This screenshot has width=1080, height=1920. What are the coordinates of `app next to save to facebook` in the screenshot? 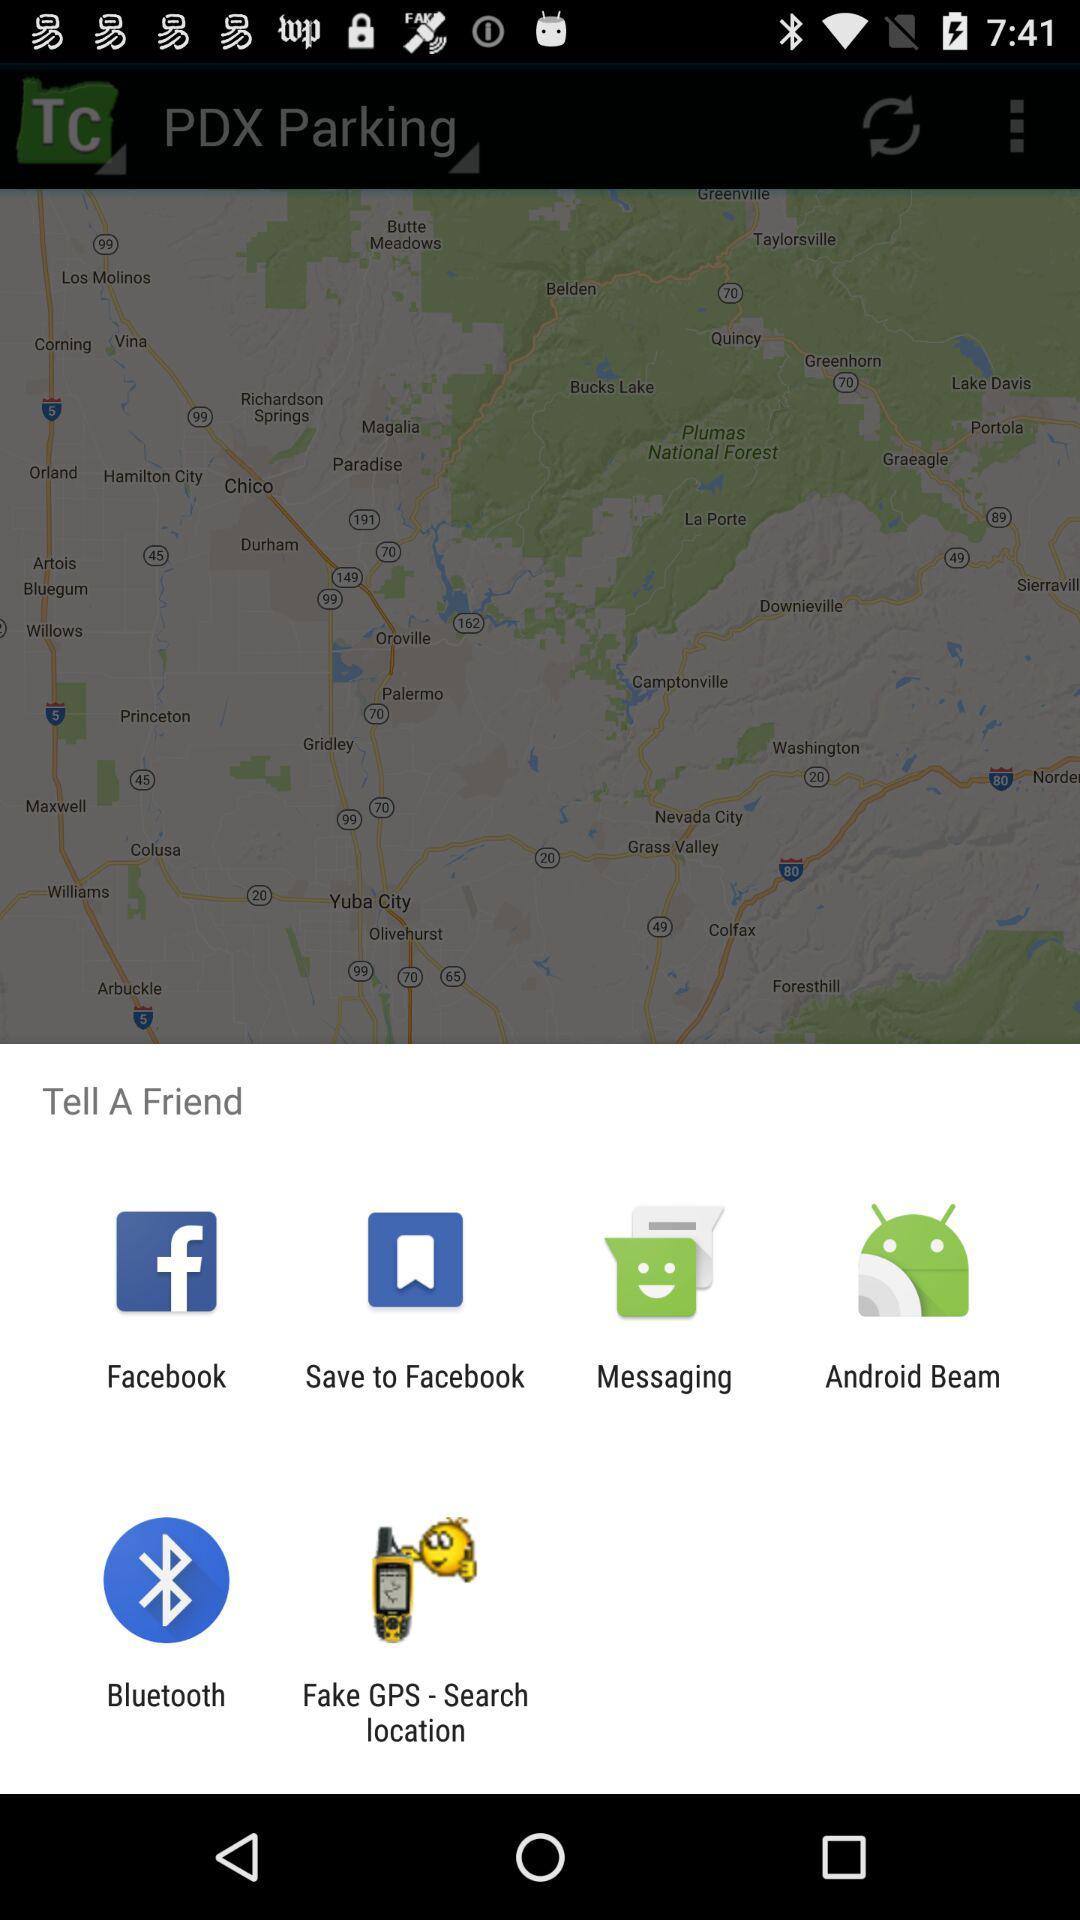 It's located at (664, 1392).